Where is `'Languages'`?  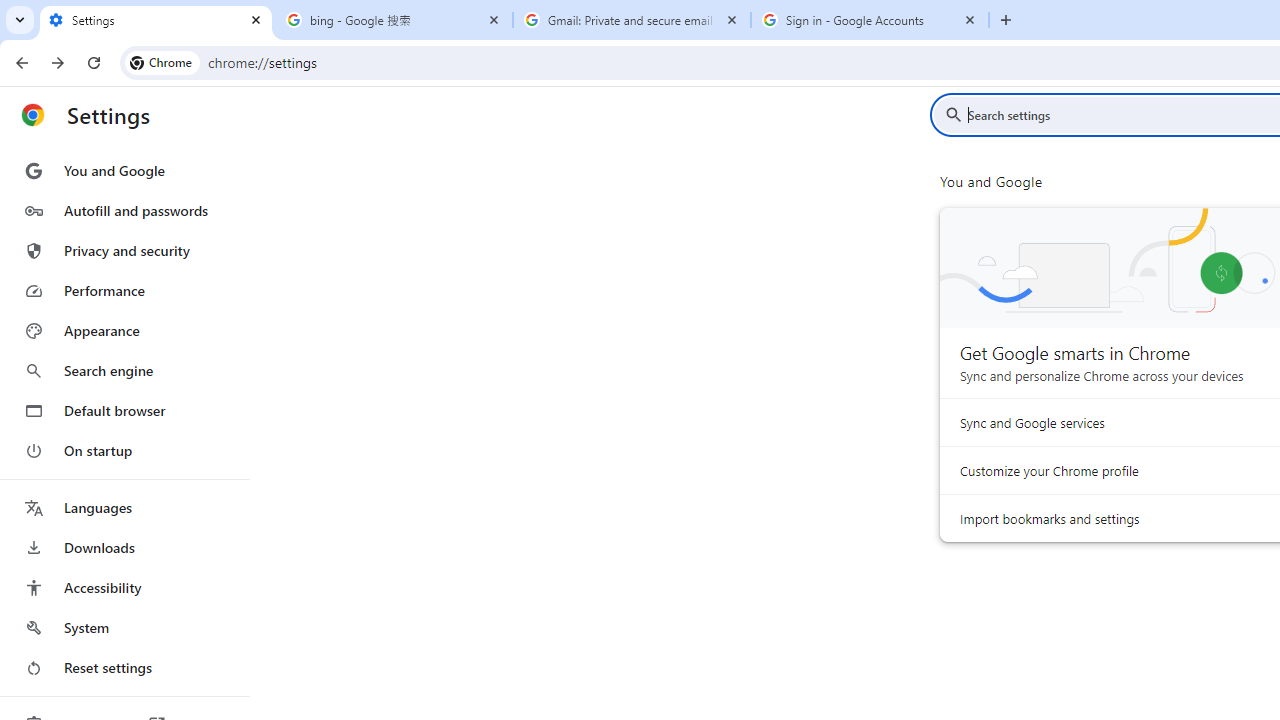
'Languages' is located at coordinates (123, 506).